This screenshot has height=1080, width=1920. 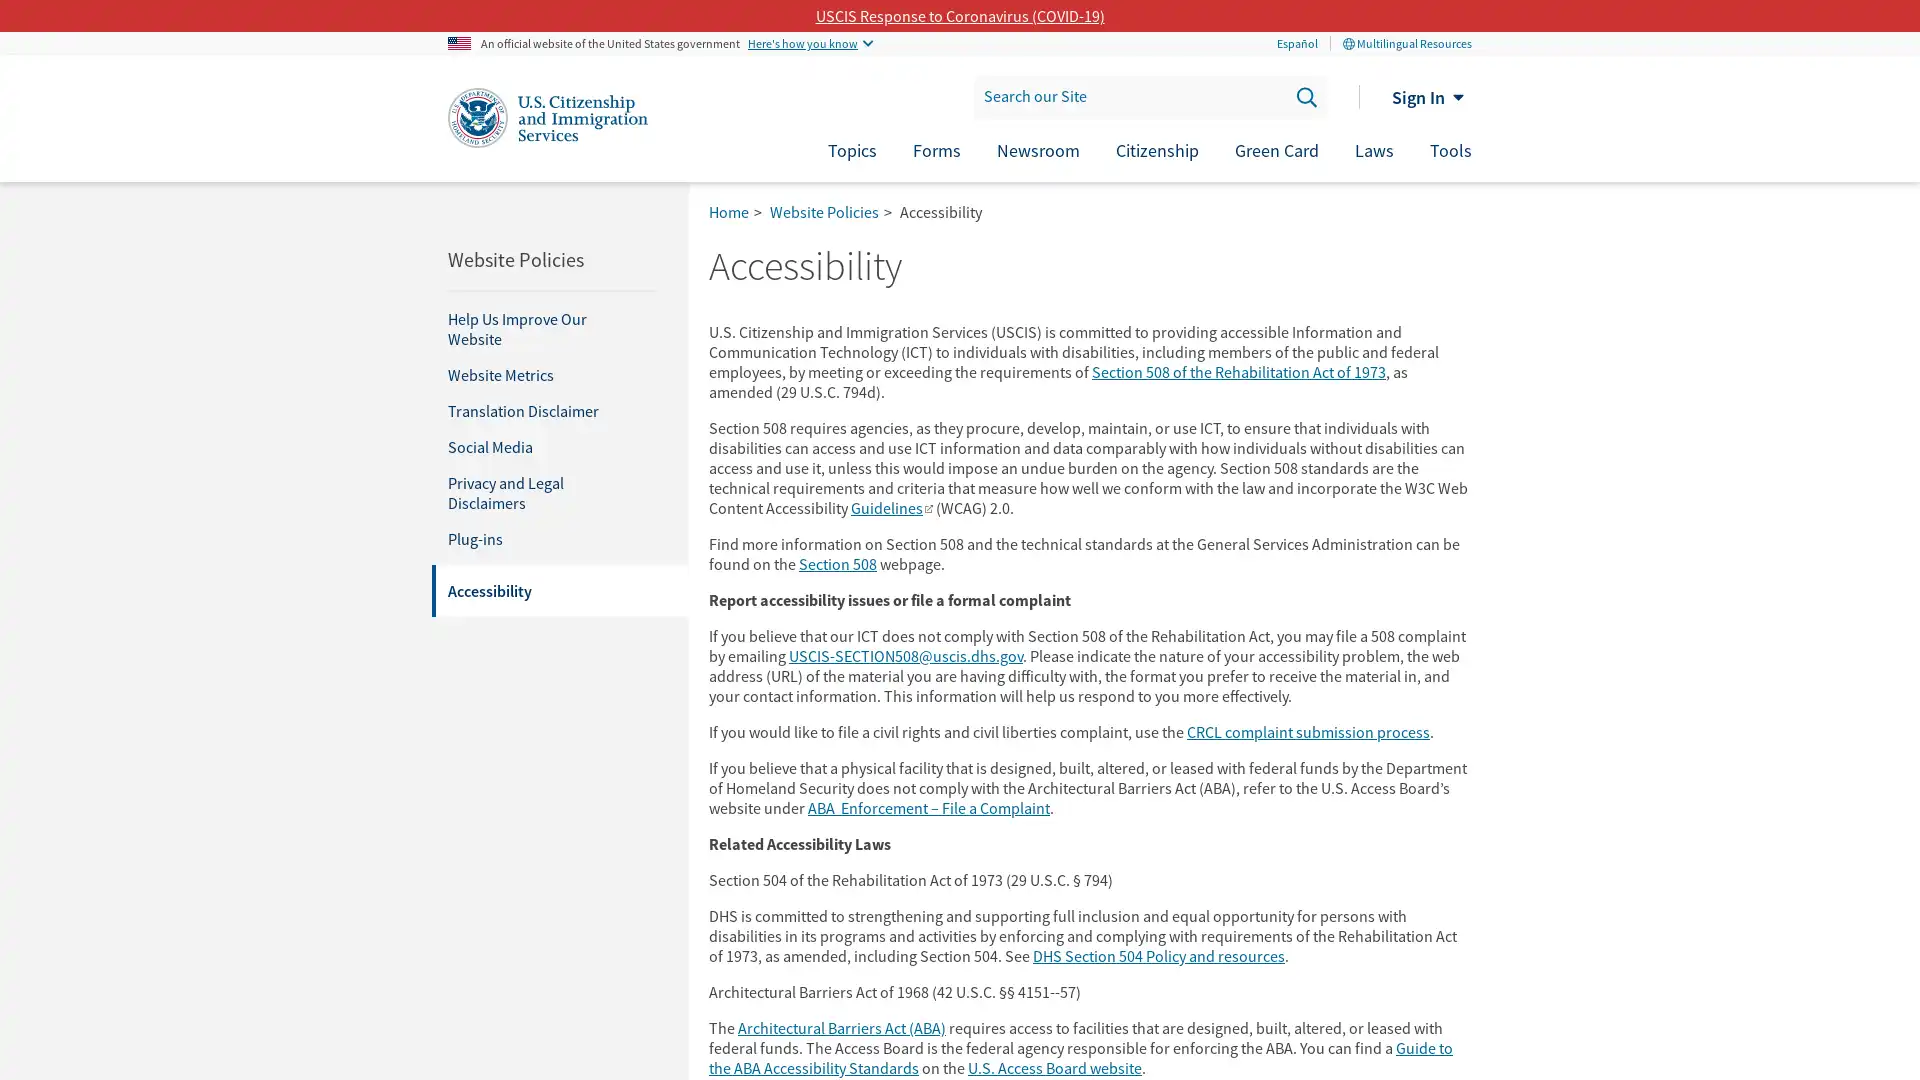 What do you see at coordinates (1305, 96) in the screenshot?
I see `Search` at bounding box center [1305, 96].